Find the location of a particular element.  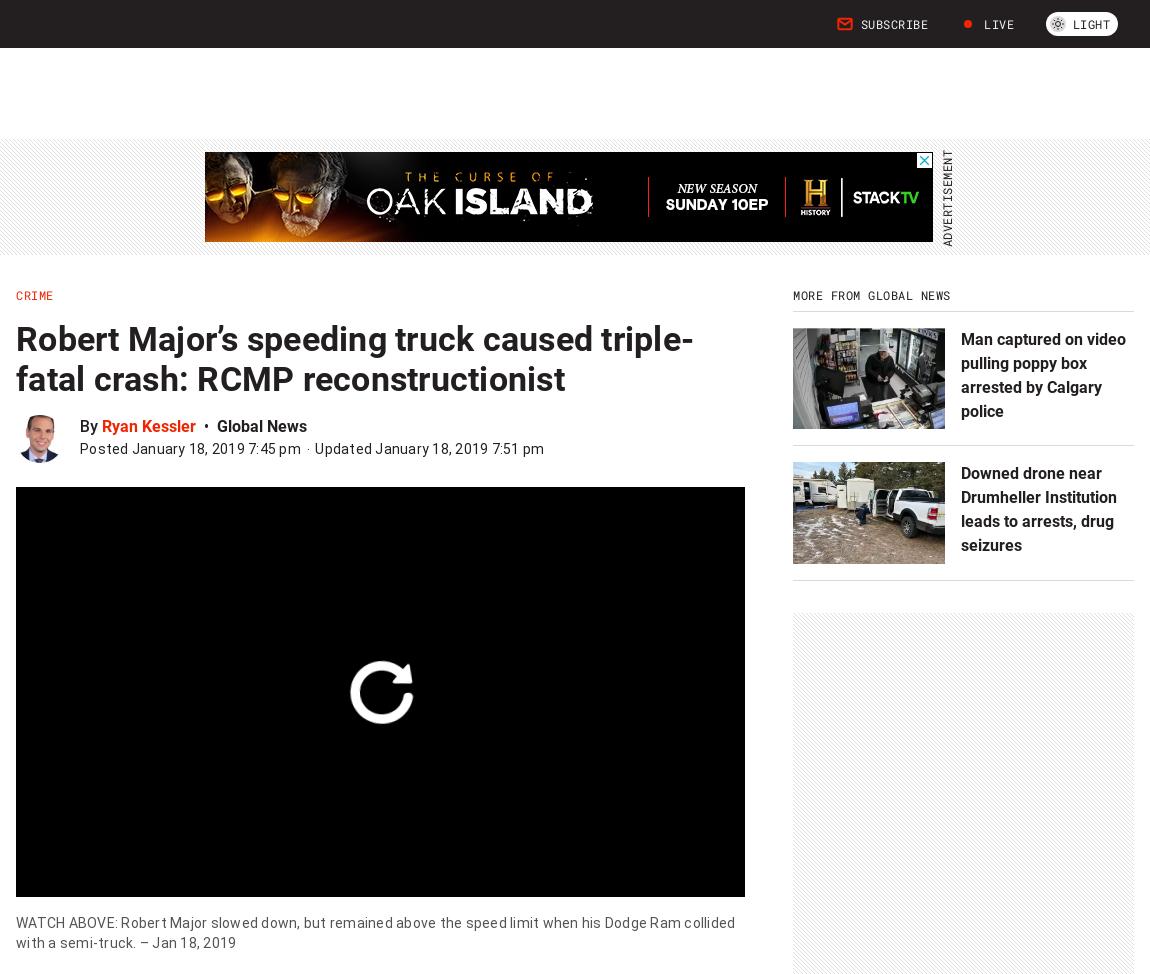

'More on Crime' is located at coordinates (132, 434).